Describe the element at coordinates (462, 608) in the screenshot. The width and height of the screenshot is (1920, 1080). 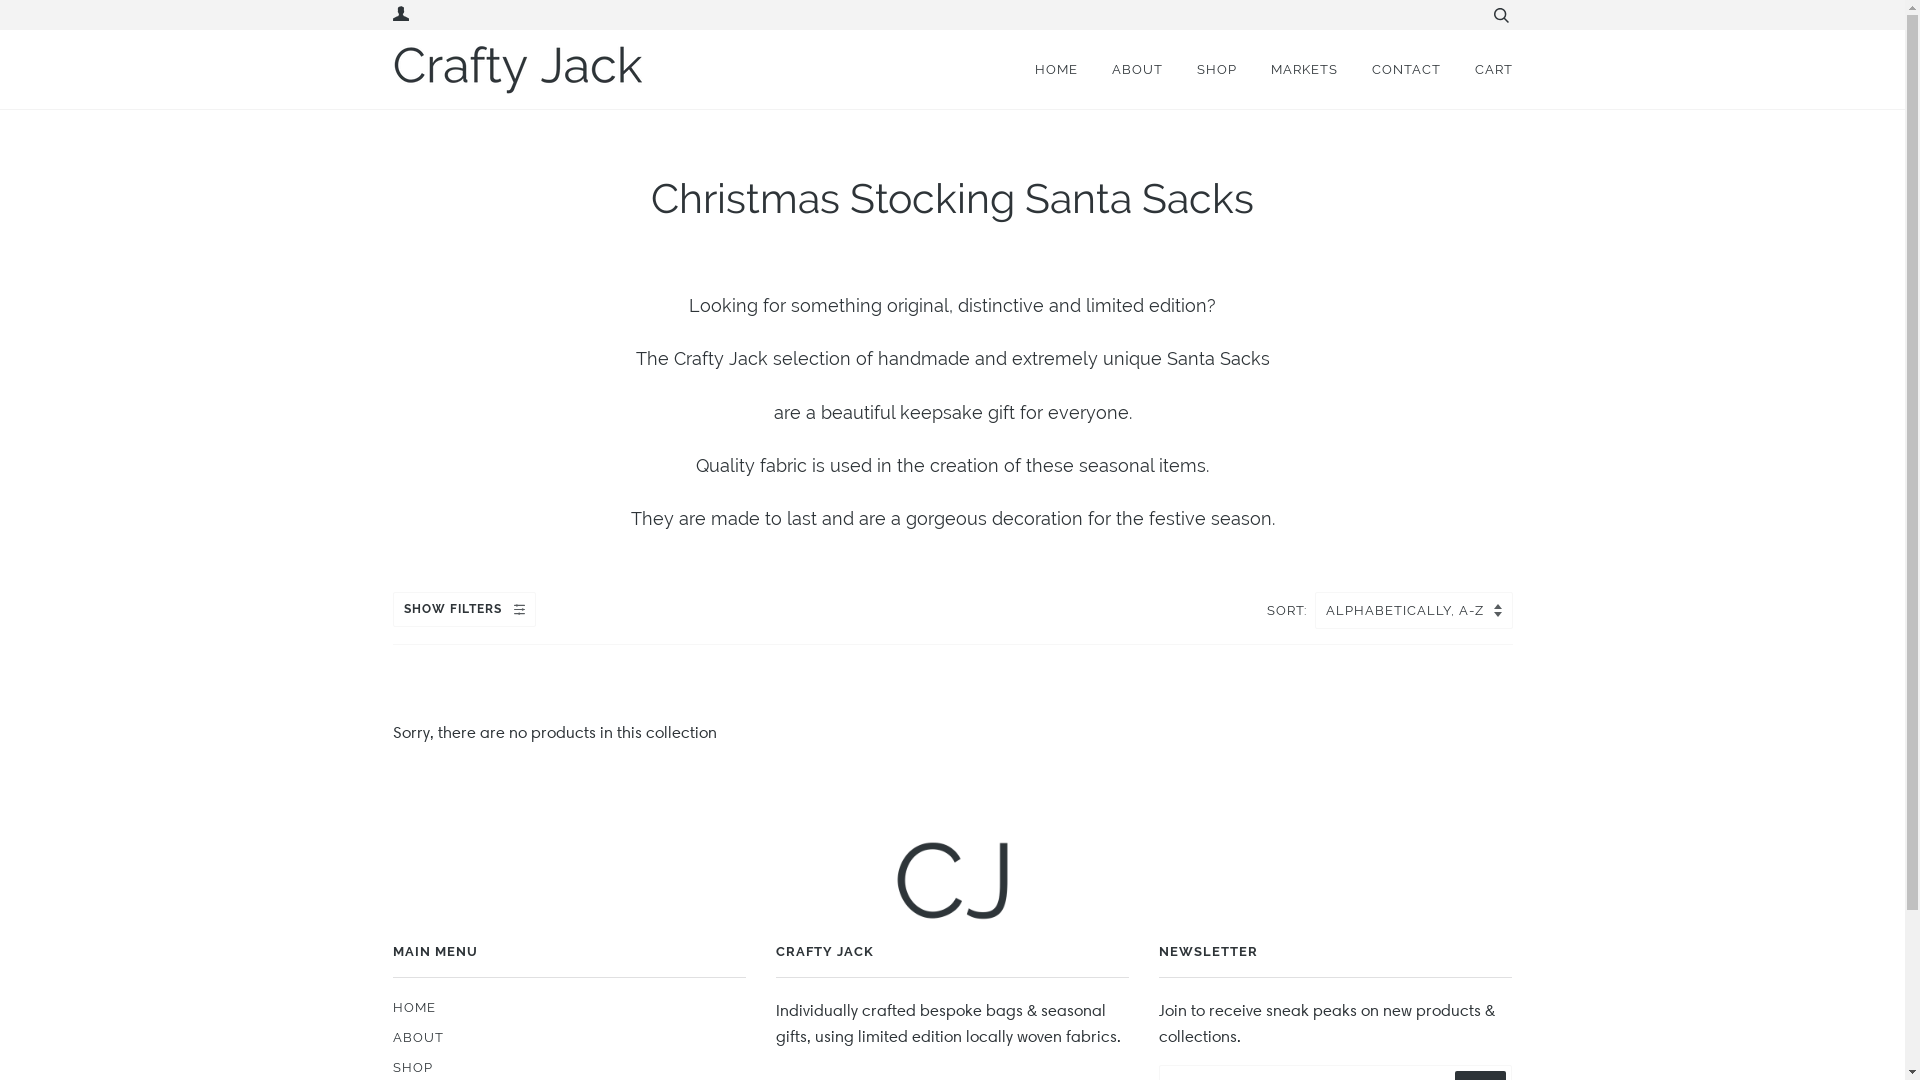
I see `'SHOW FILTERS'` at that location.